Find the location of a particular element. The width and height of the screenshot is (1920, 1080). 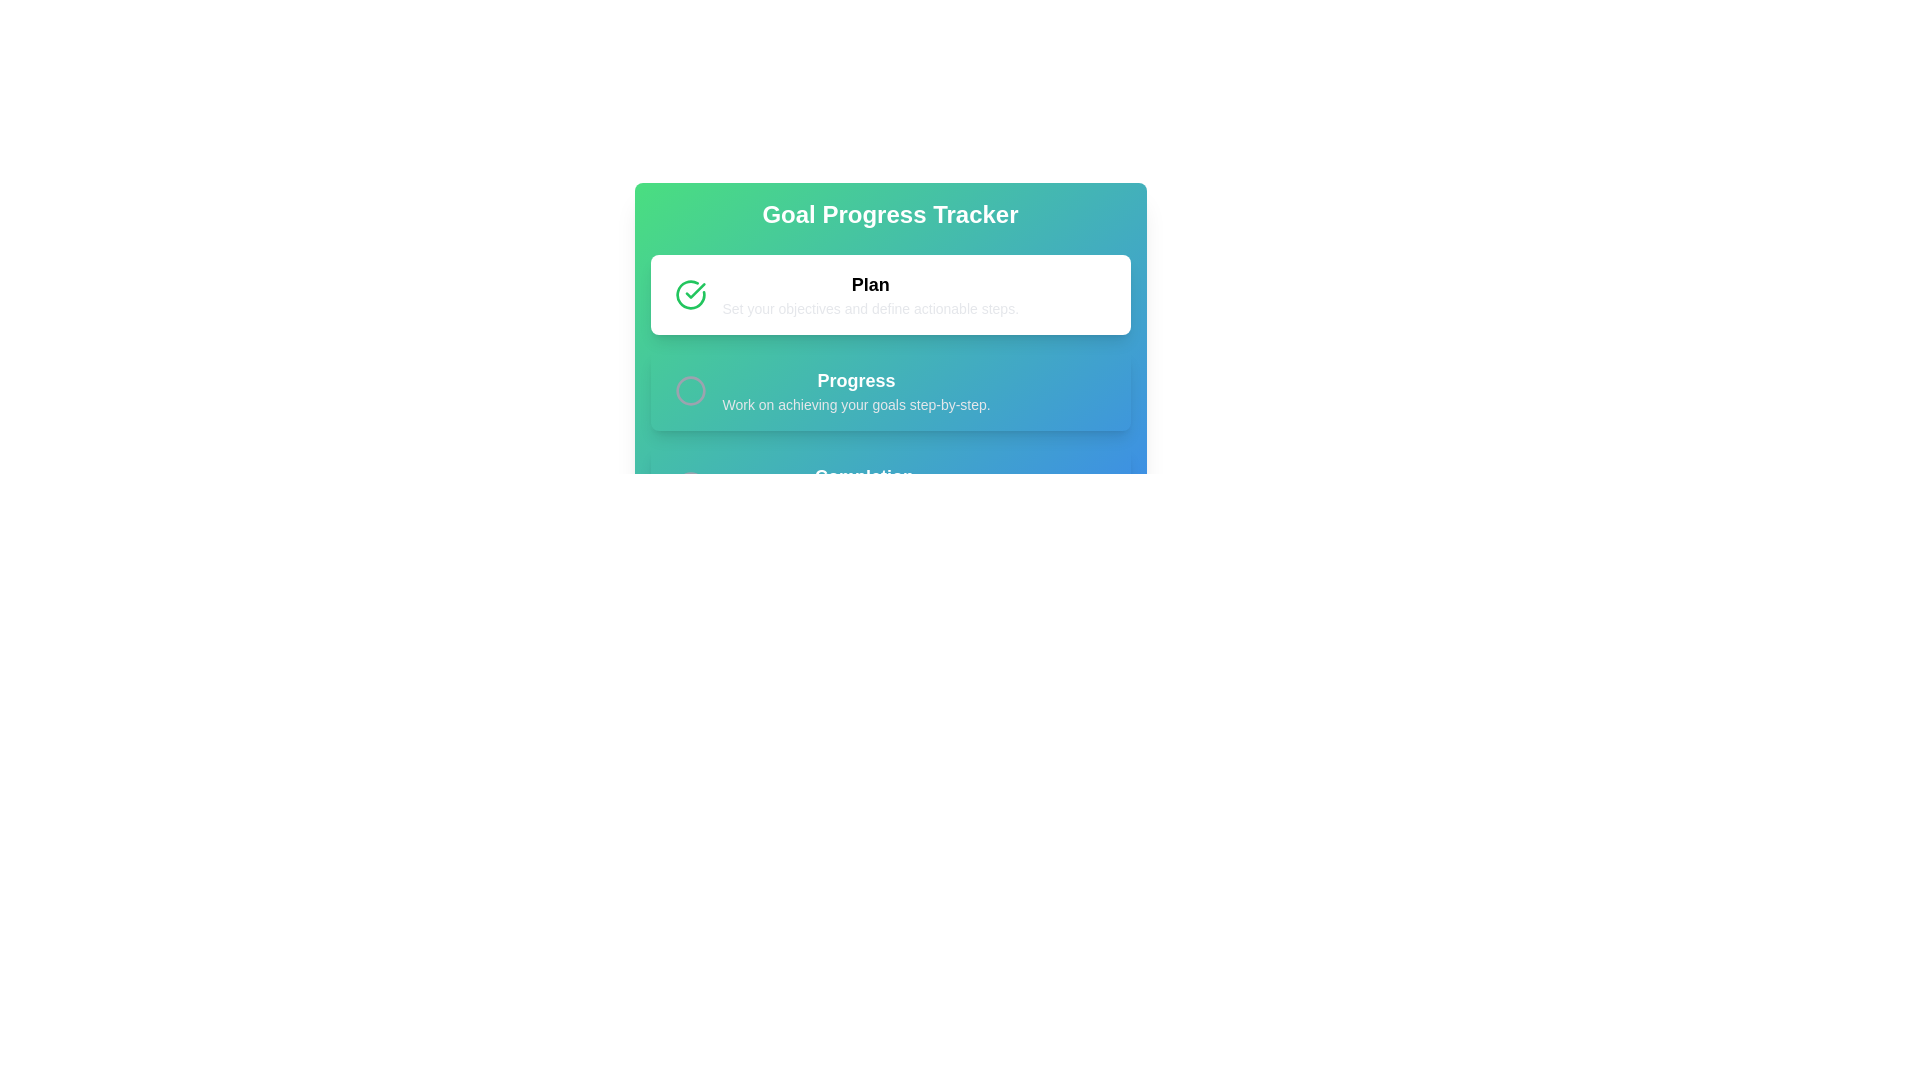

the circular SVG graphic element with a green border and checkmark, located to the left of the 'Plan' entry in the goal-tracker interface is located at coordinates (690, 294).